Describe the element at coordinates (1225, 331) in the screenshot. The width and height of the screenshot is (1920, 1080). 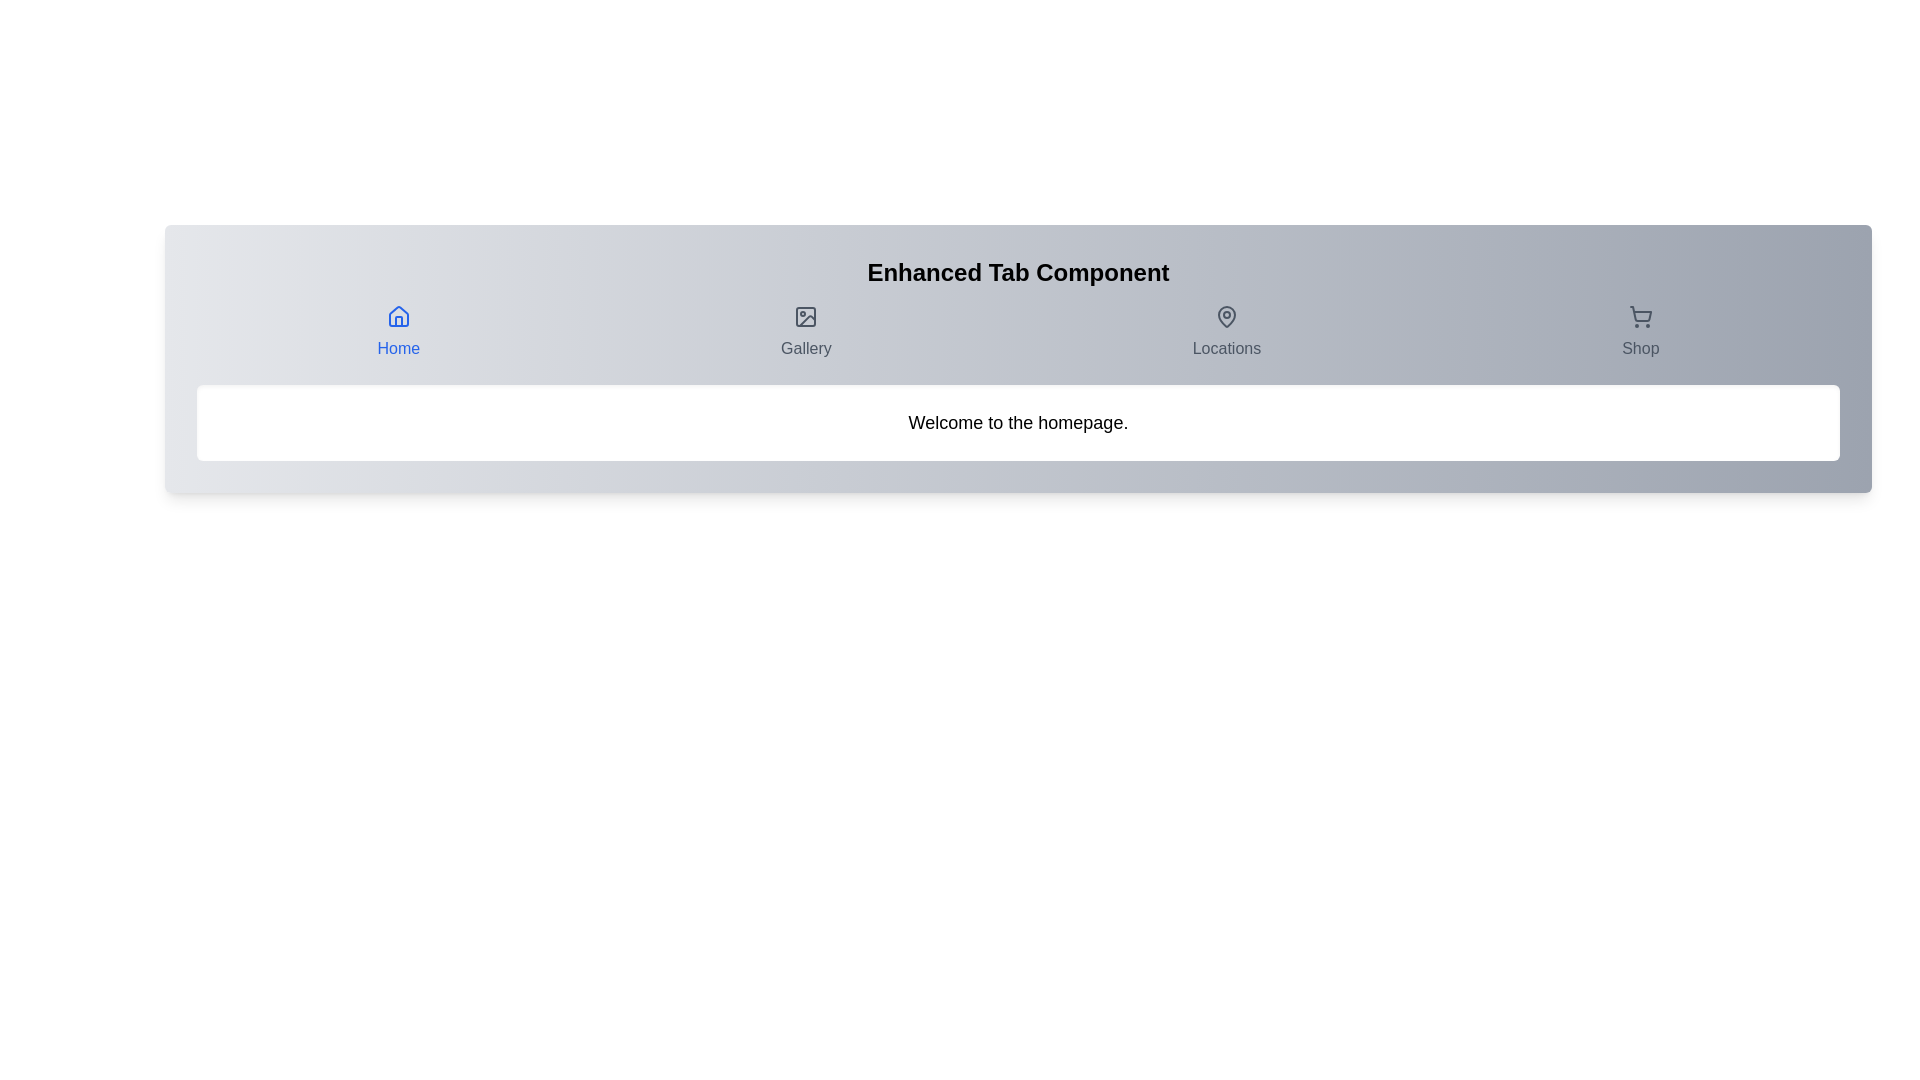
I see `the 'Locations' navigation item, which is the third option in a row of four navigation links` at that location.